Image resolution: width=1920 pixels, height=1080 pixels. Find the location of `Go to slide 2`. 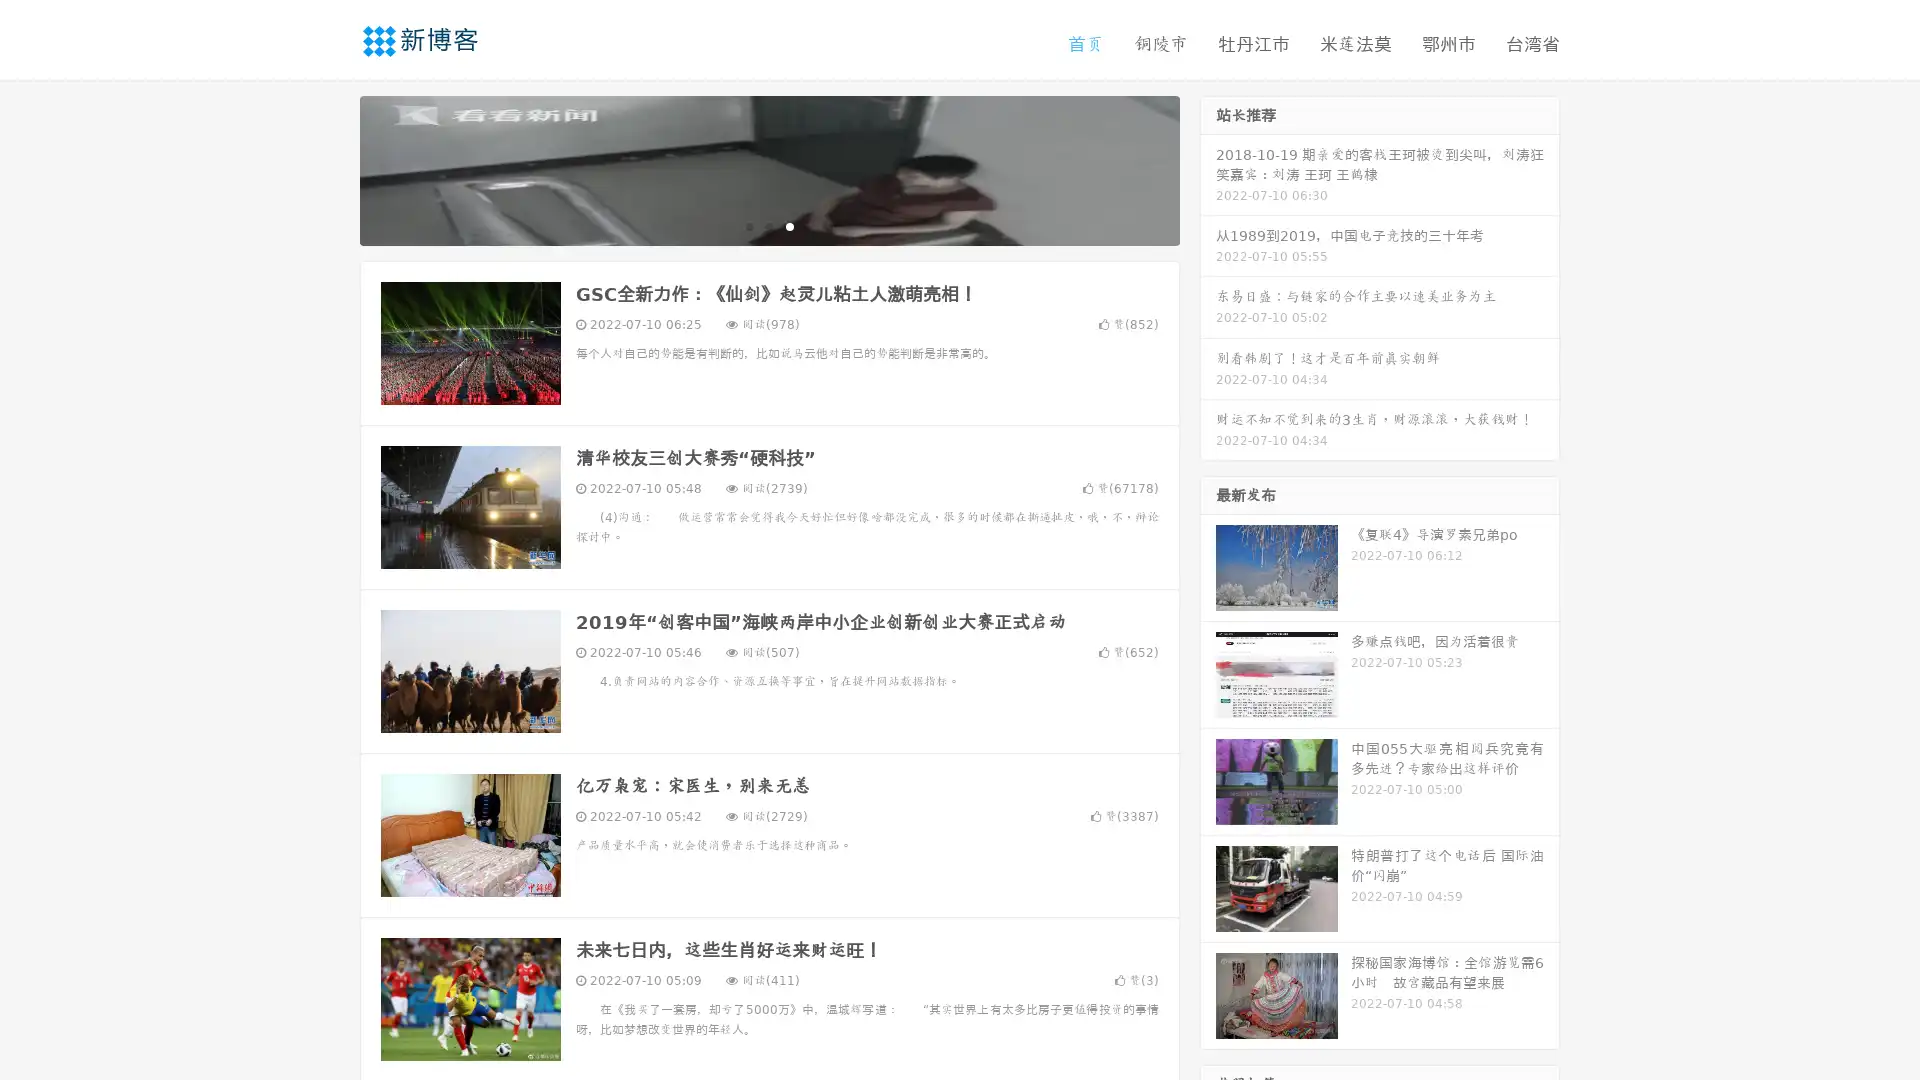

Go to slide 2 is located at coordinates (768, 225).